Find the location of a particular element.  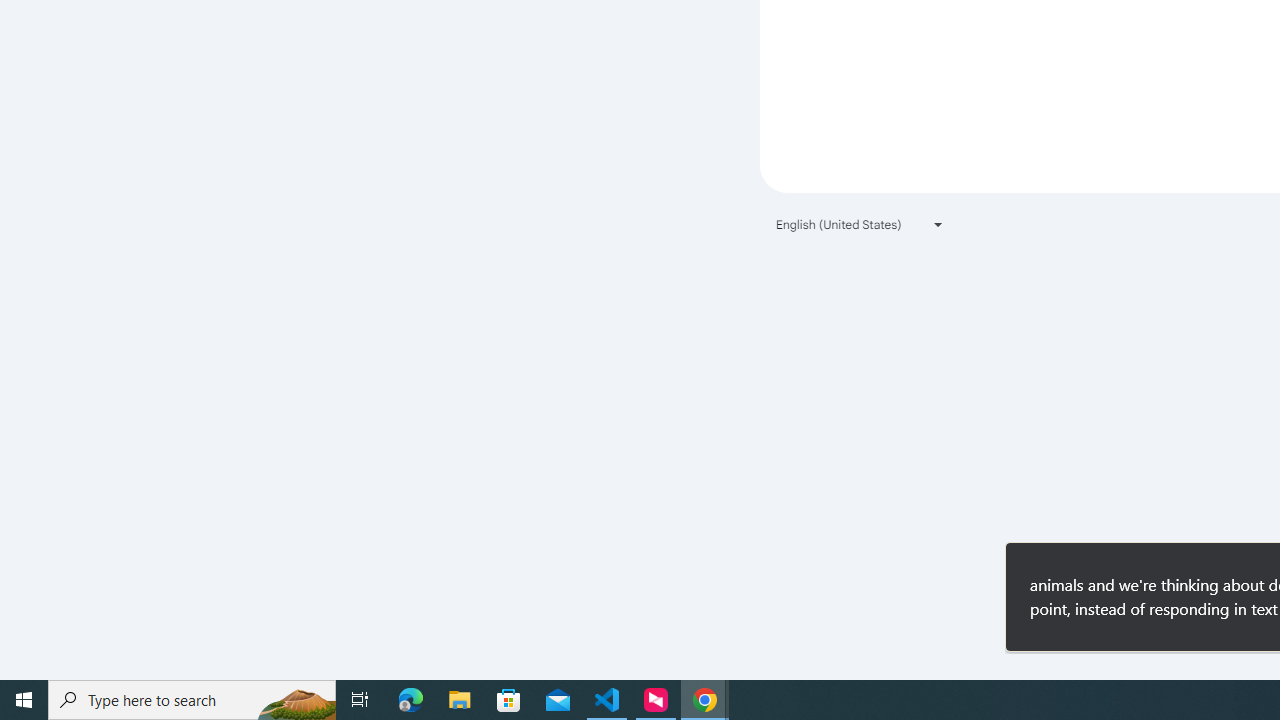

'English (United States)' is located at coordinates (860, 224).